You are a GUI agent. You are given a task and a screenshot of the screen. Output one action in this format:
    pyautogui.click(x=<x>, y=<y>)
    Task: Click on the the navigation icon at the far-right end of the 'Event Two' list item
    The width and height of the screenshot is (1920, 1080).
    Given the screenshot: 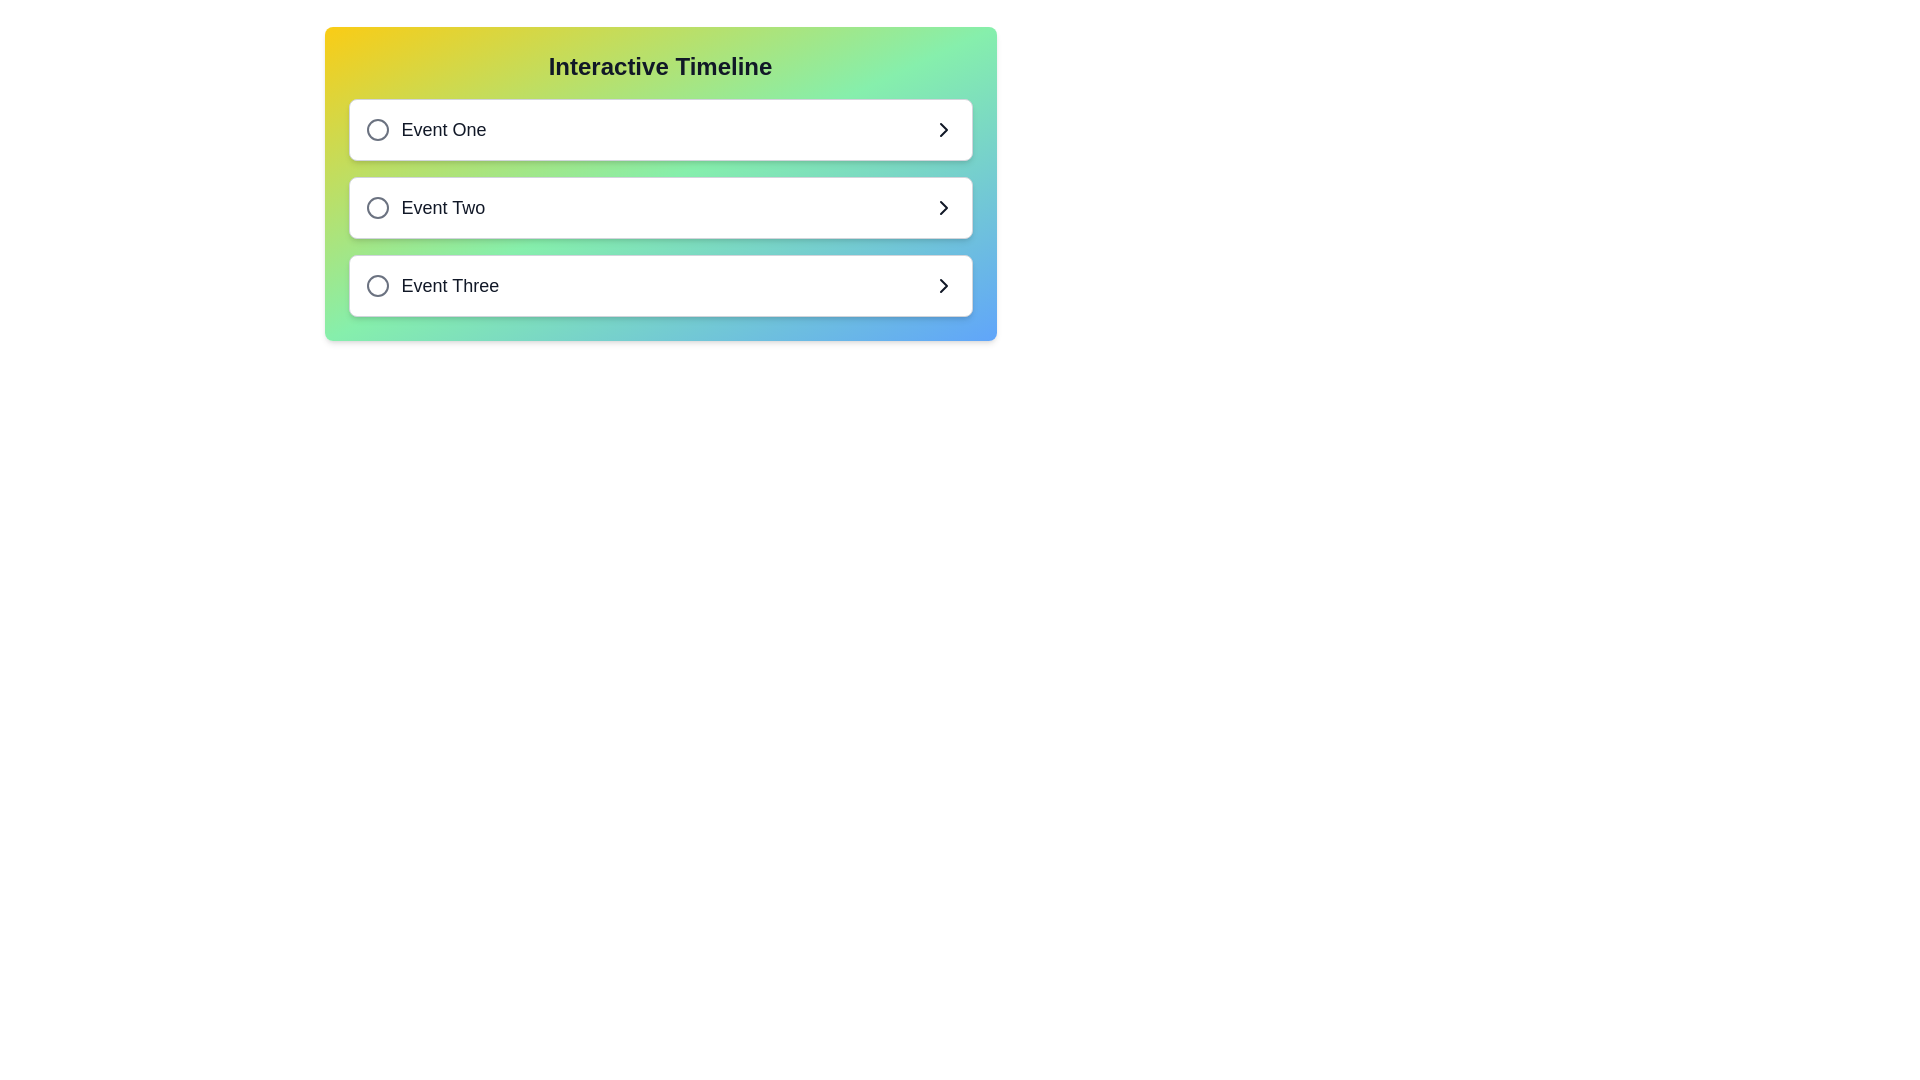 What is the action you would take?
    pyautogui.click(x=942, y=208)
    